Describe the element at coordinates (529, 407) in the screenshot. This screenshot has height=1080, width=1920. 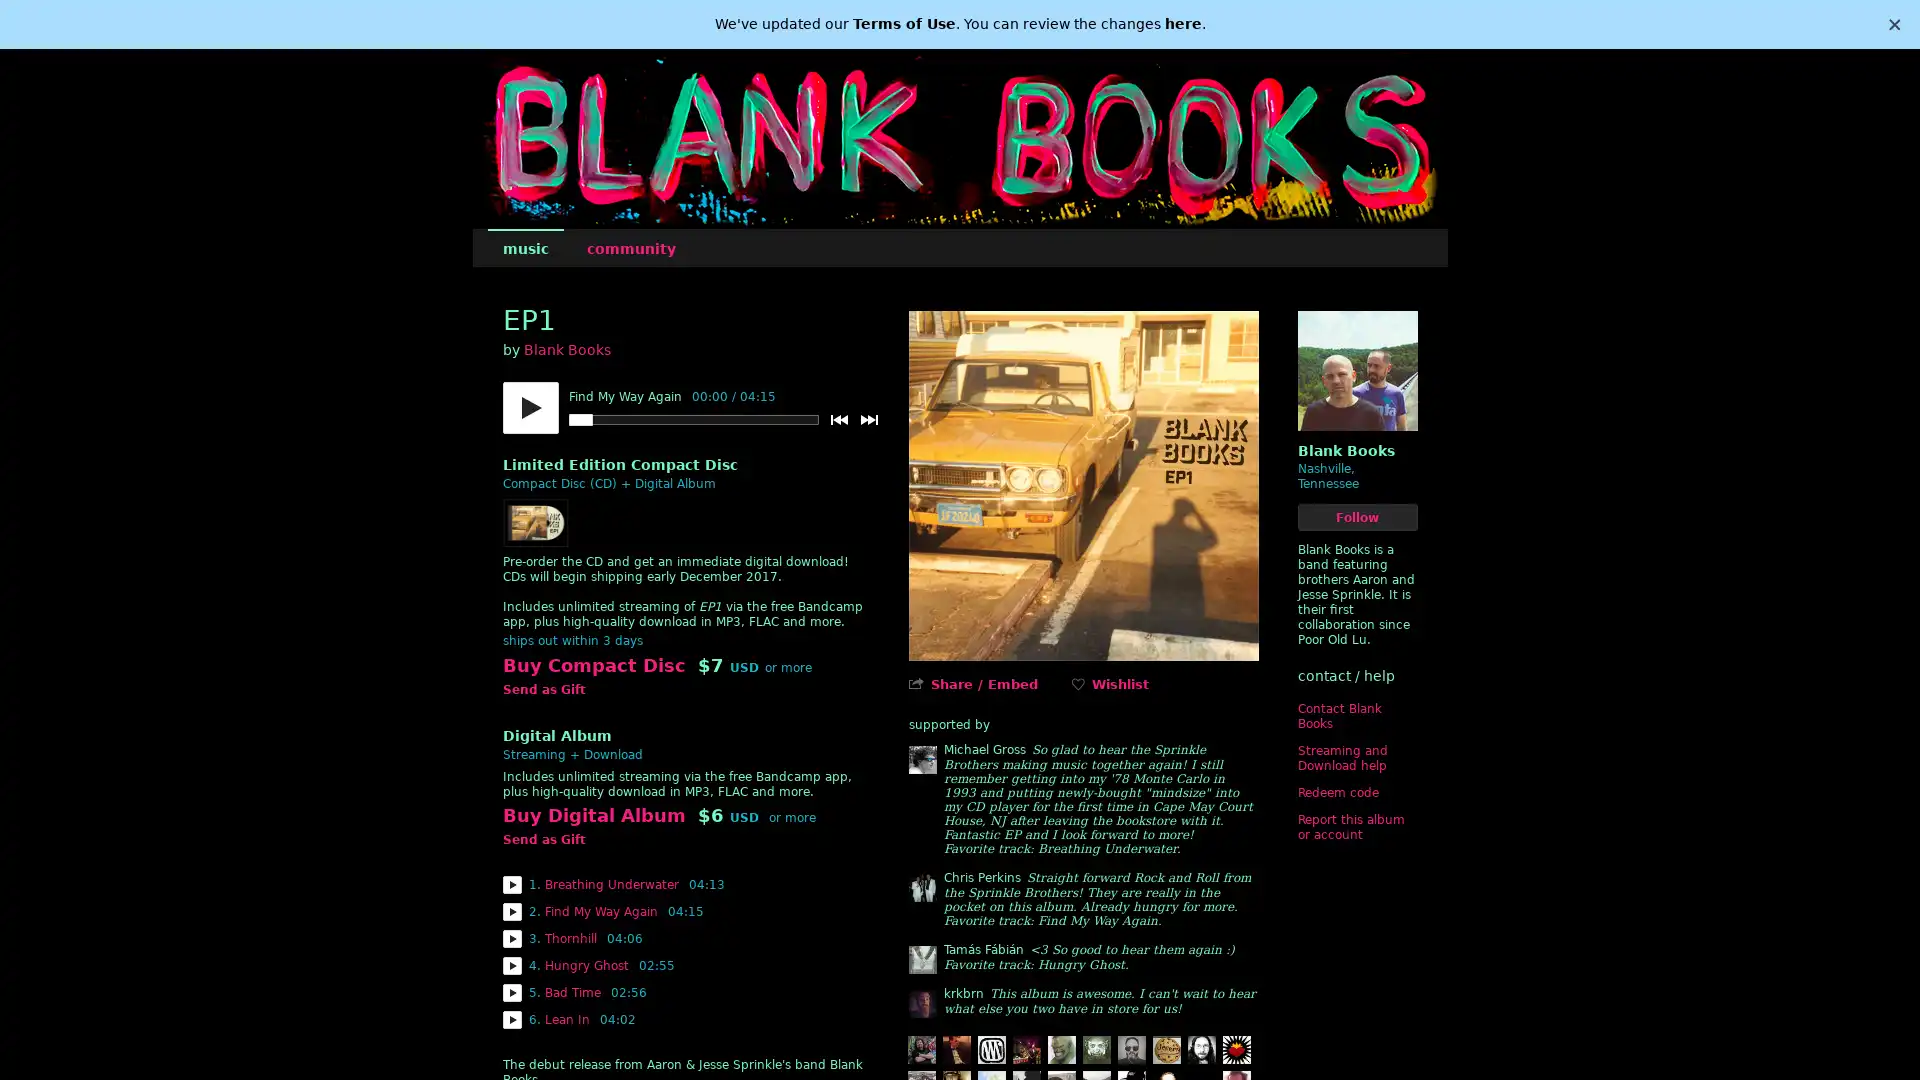
I see `Play/pause` at that location.